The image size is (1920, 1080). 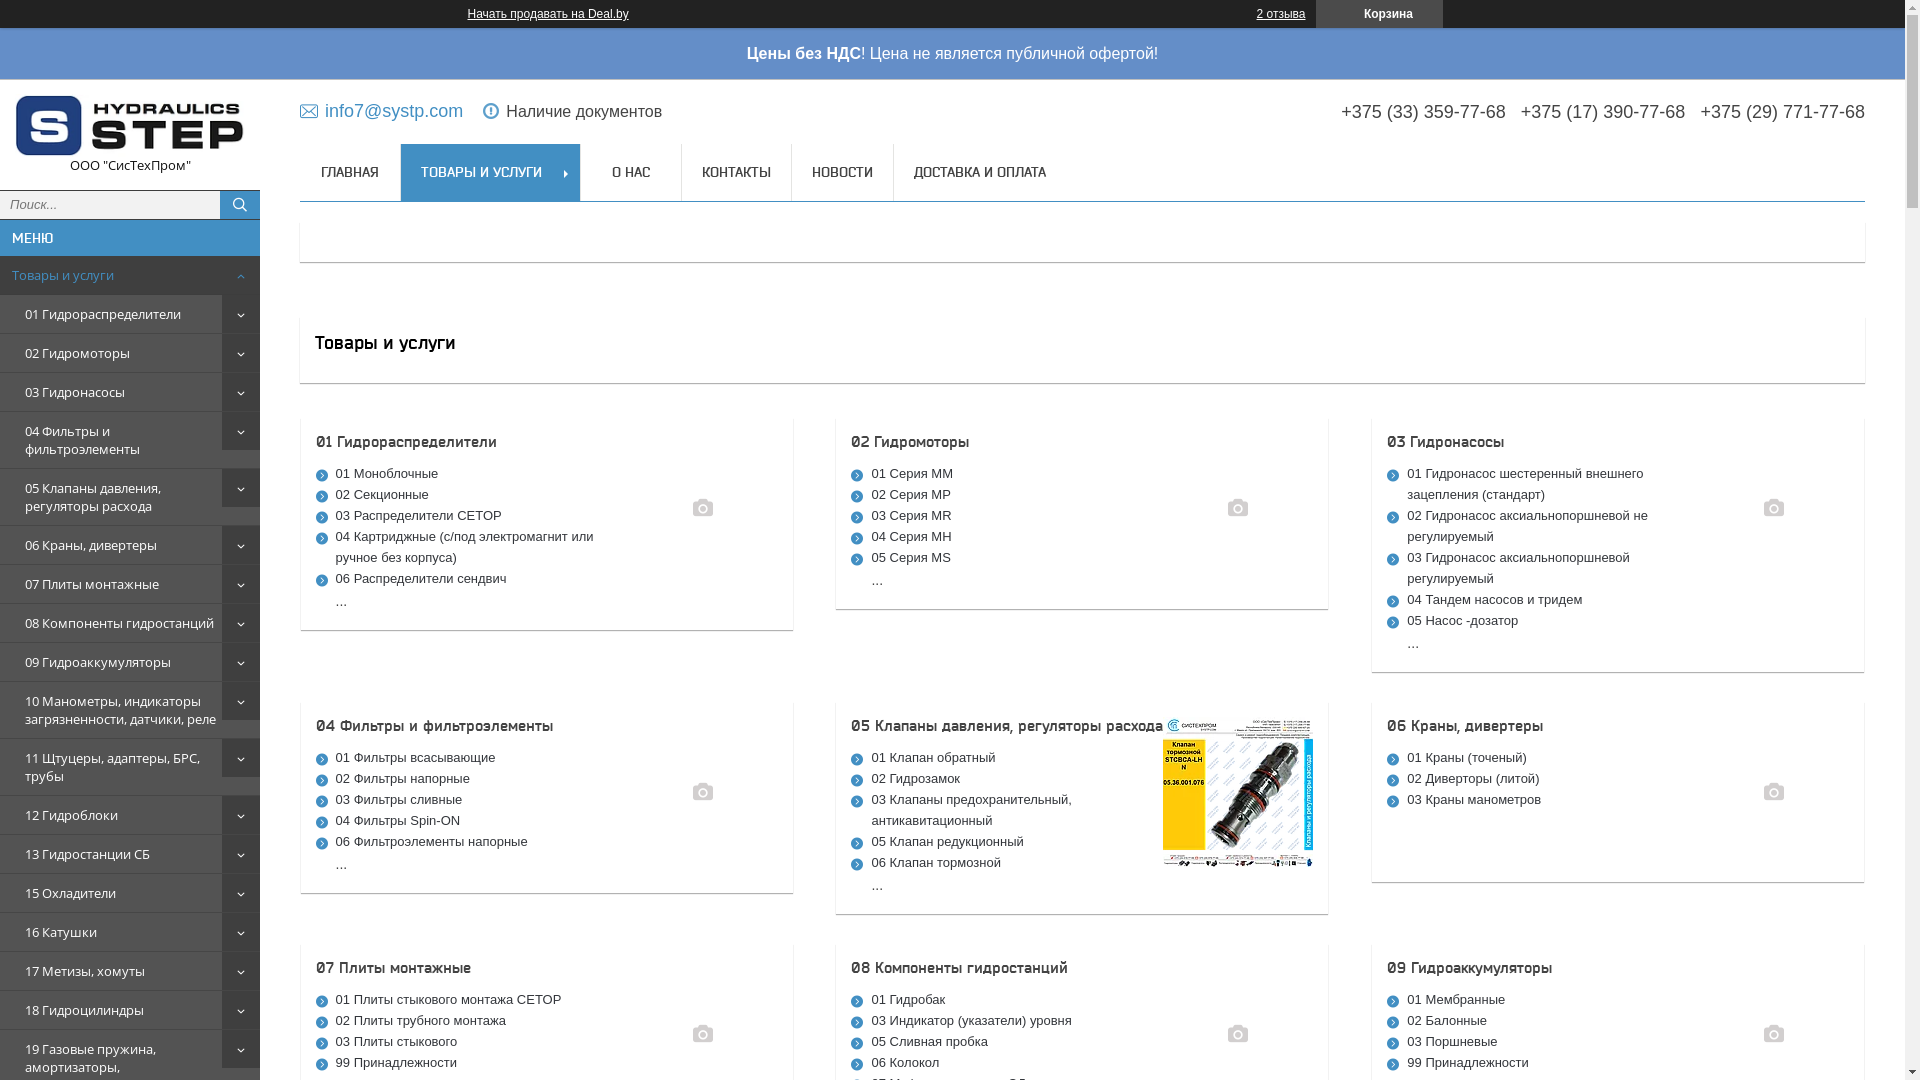 What do you see at coordinates (381, 110) in the screenshot?
I see `'info7@systp.com'` at bounding box center [381, 110].